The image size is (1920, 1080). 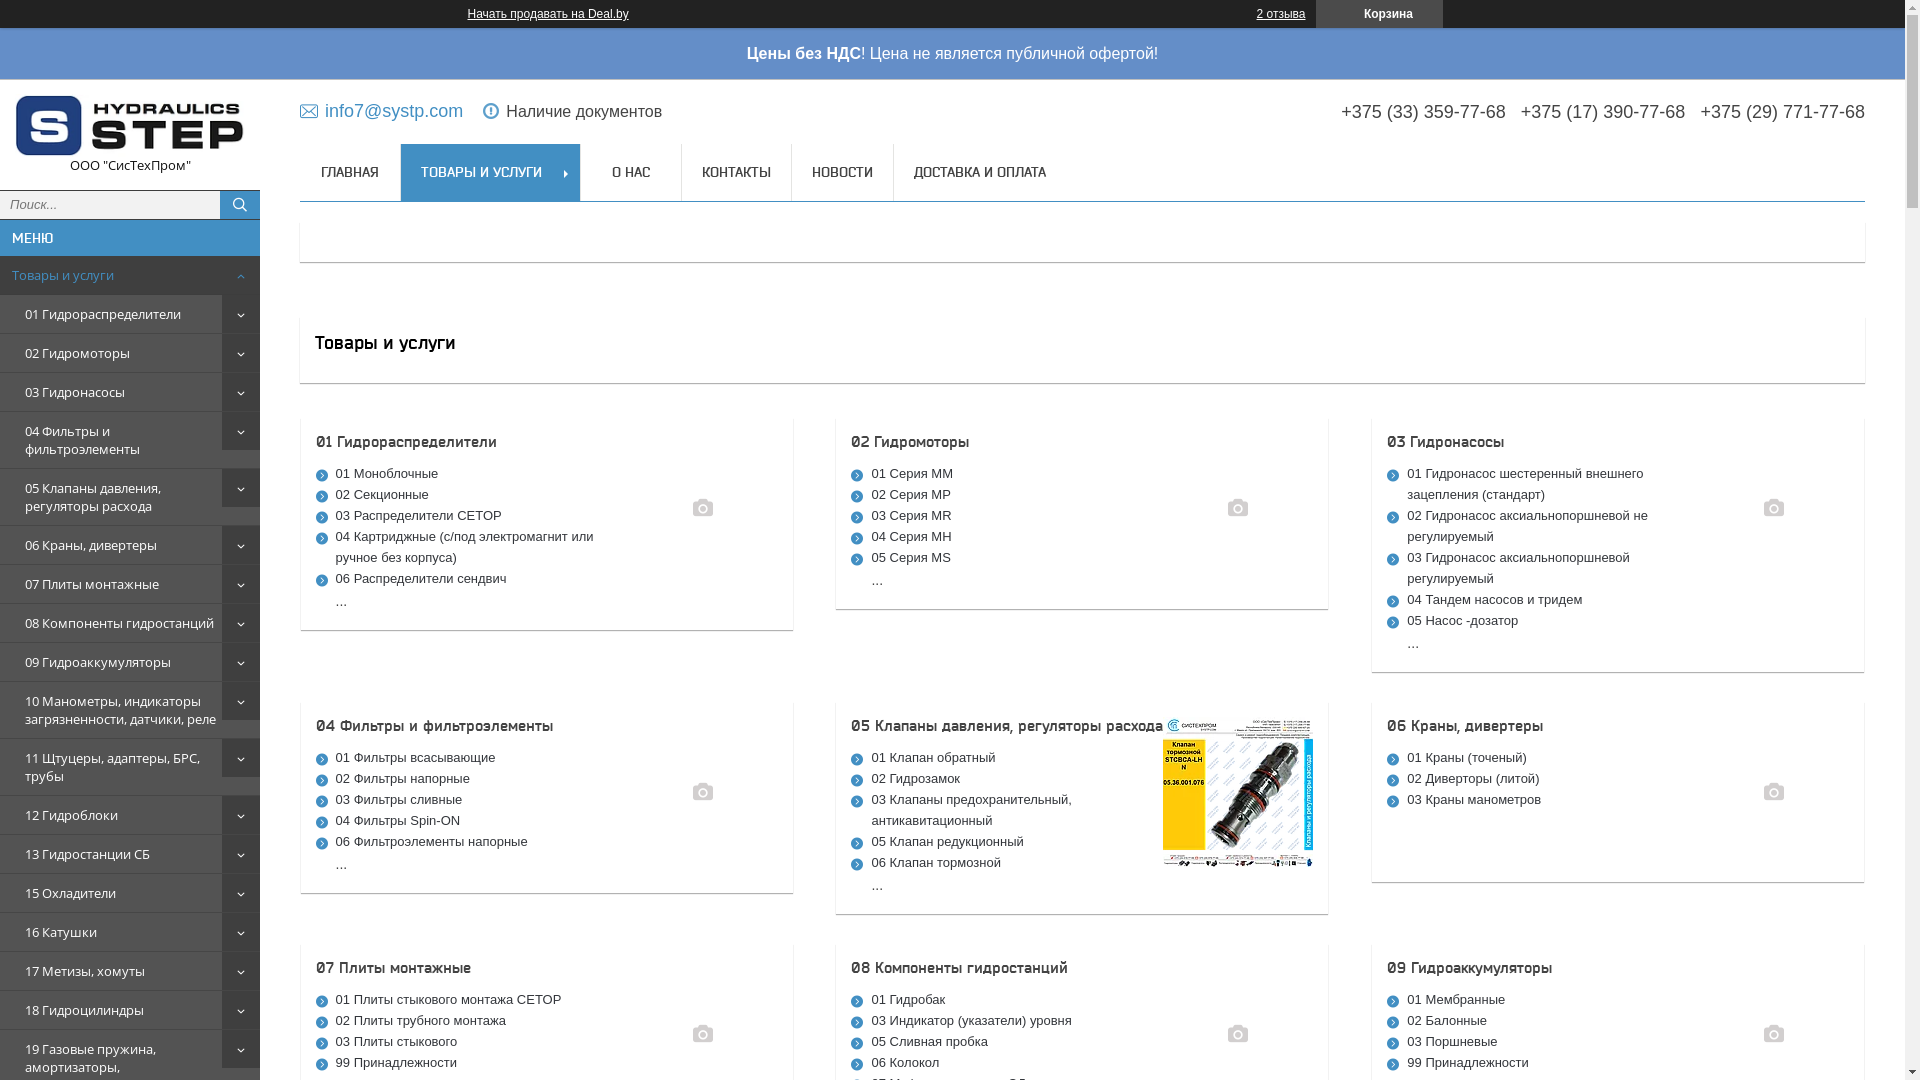 What do you see at coordinates (381, 110) in the screenshot?
I see `'info7@systp.com'` at bounding box center [381, 110].